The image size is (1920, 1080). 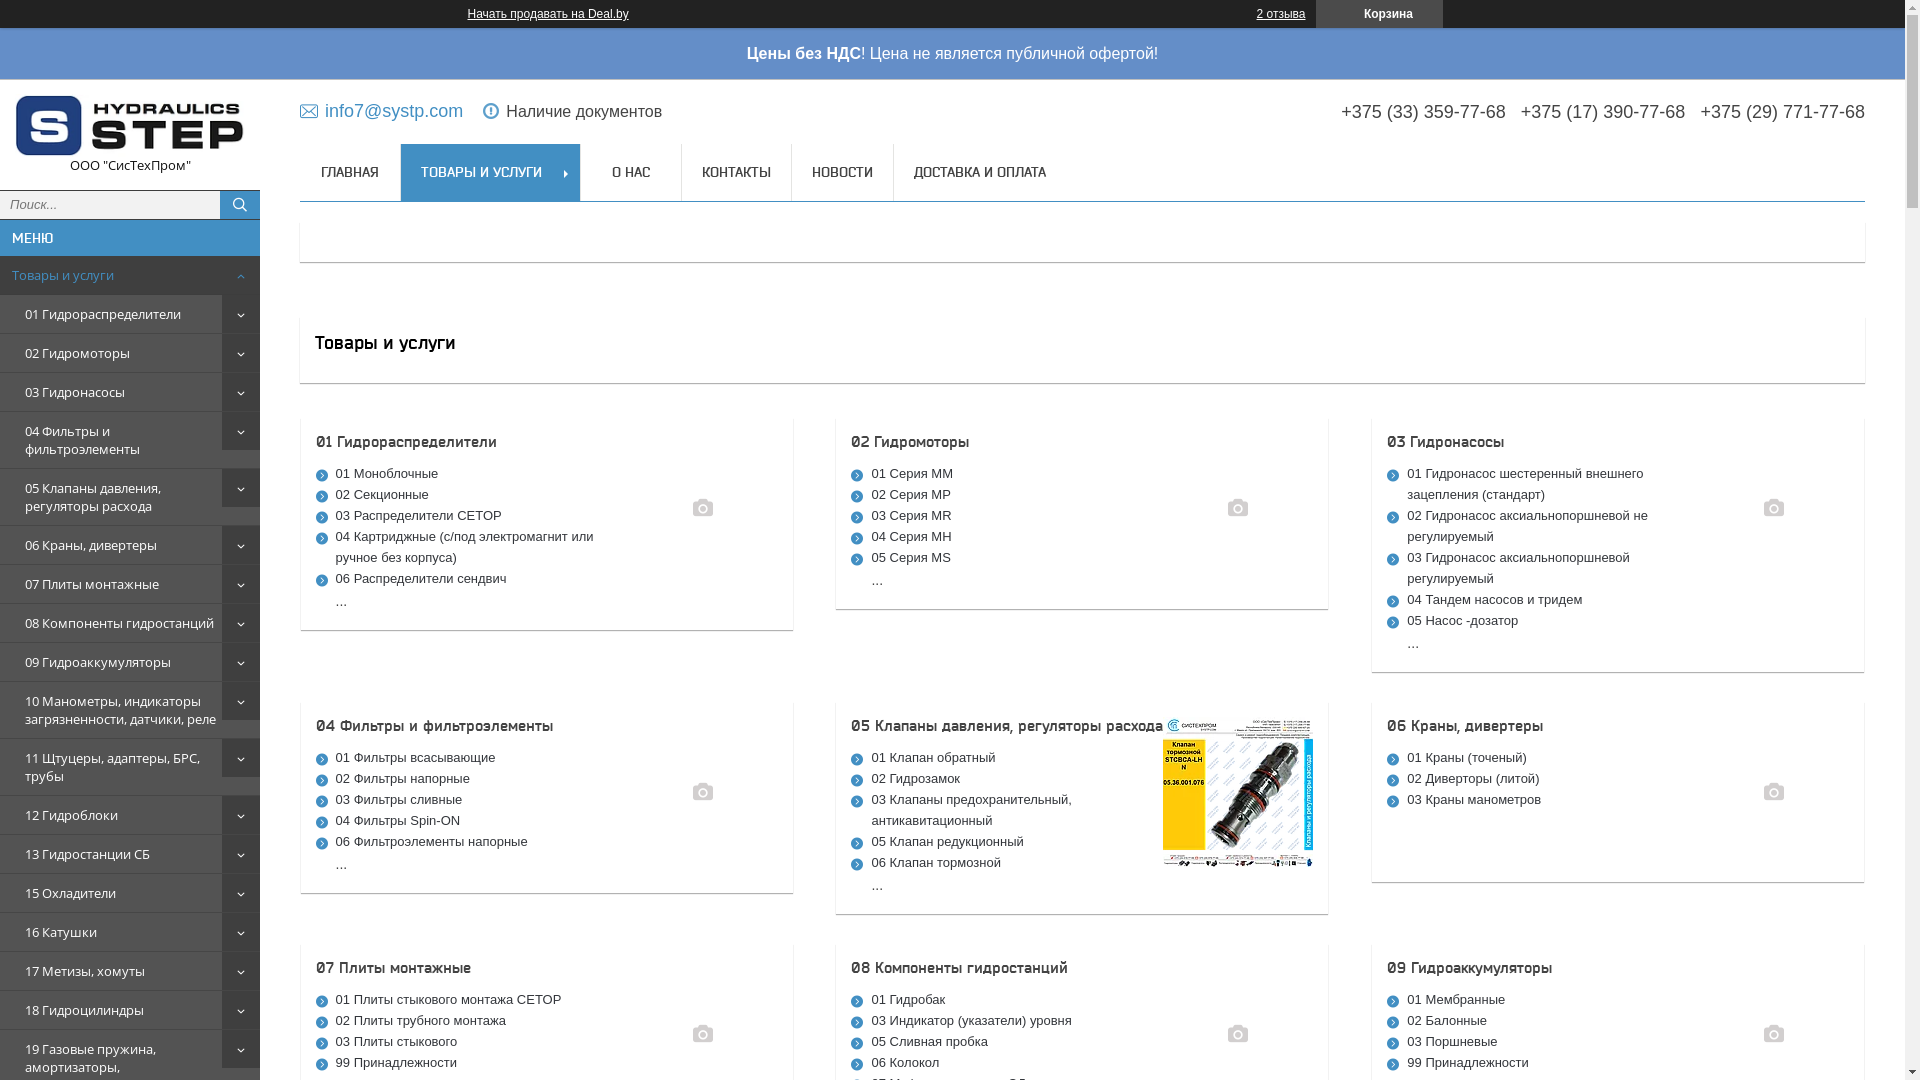 What do you see at coordinates (381, 110) in the screenshot?
I see `'info7@systp.com'` at bounding box center [381, 110].